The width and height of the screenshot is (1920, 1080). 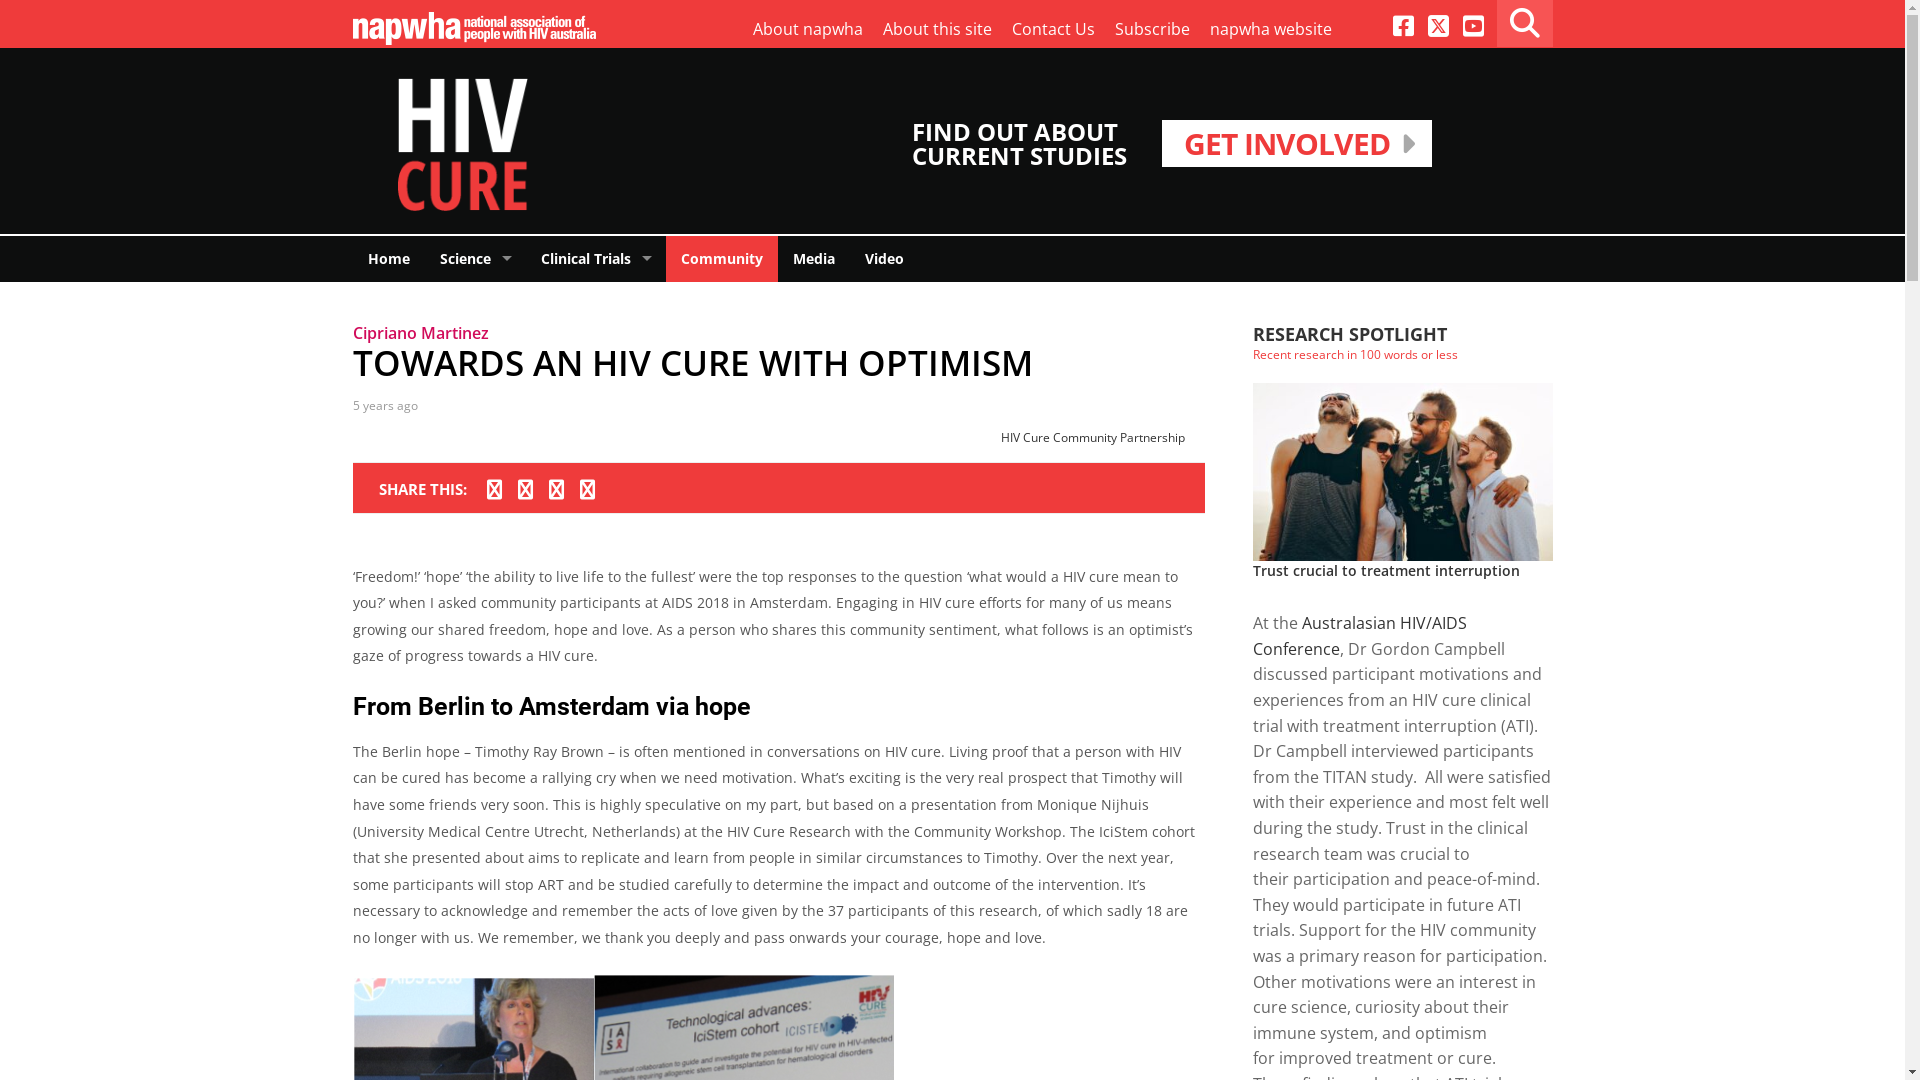 What do you see at coordinates (1296, 142) in the screenshot?
I see `'GET INVOLVED'` at bounding box center [1296, 142].